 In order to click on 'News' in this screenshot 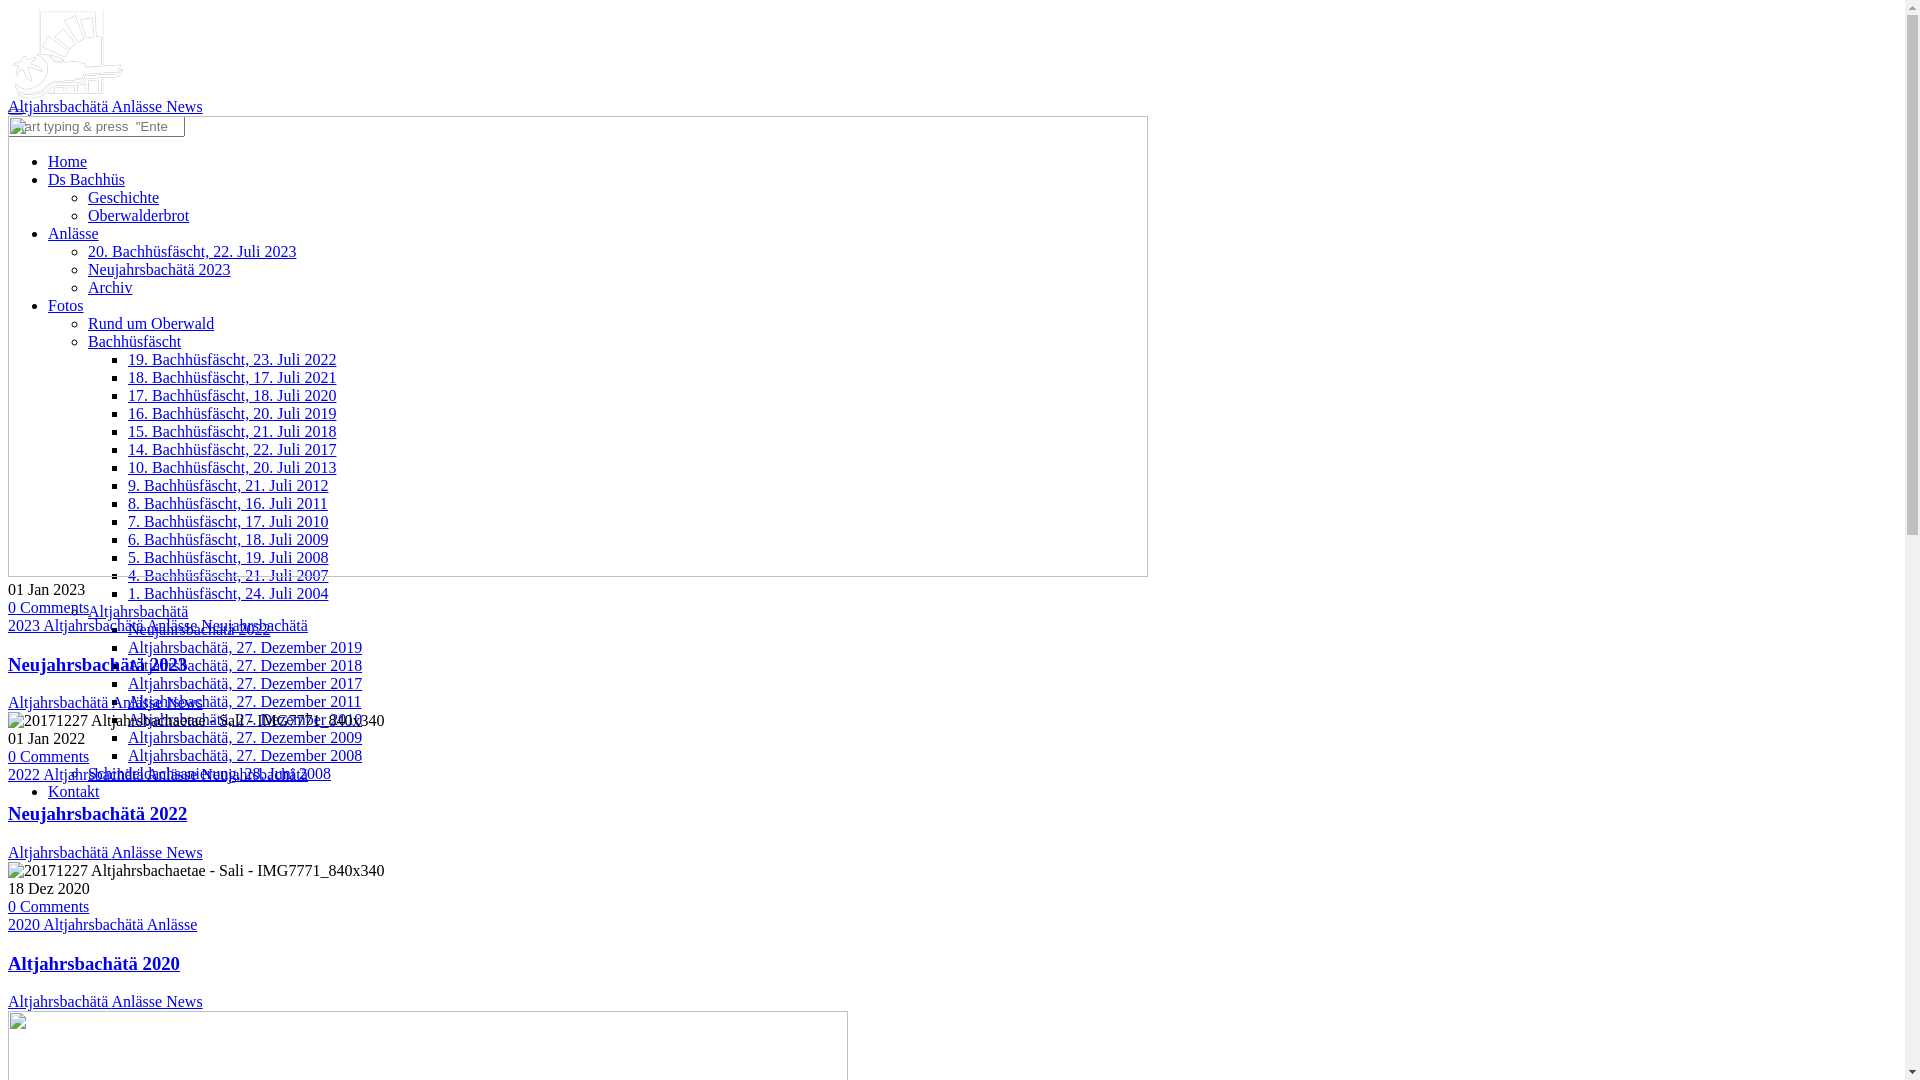, I will do `click(183, 106)`.